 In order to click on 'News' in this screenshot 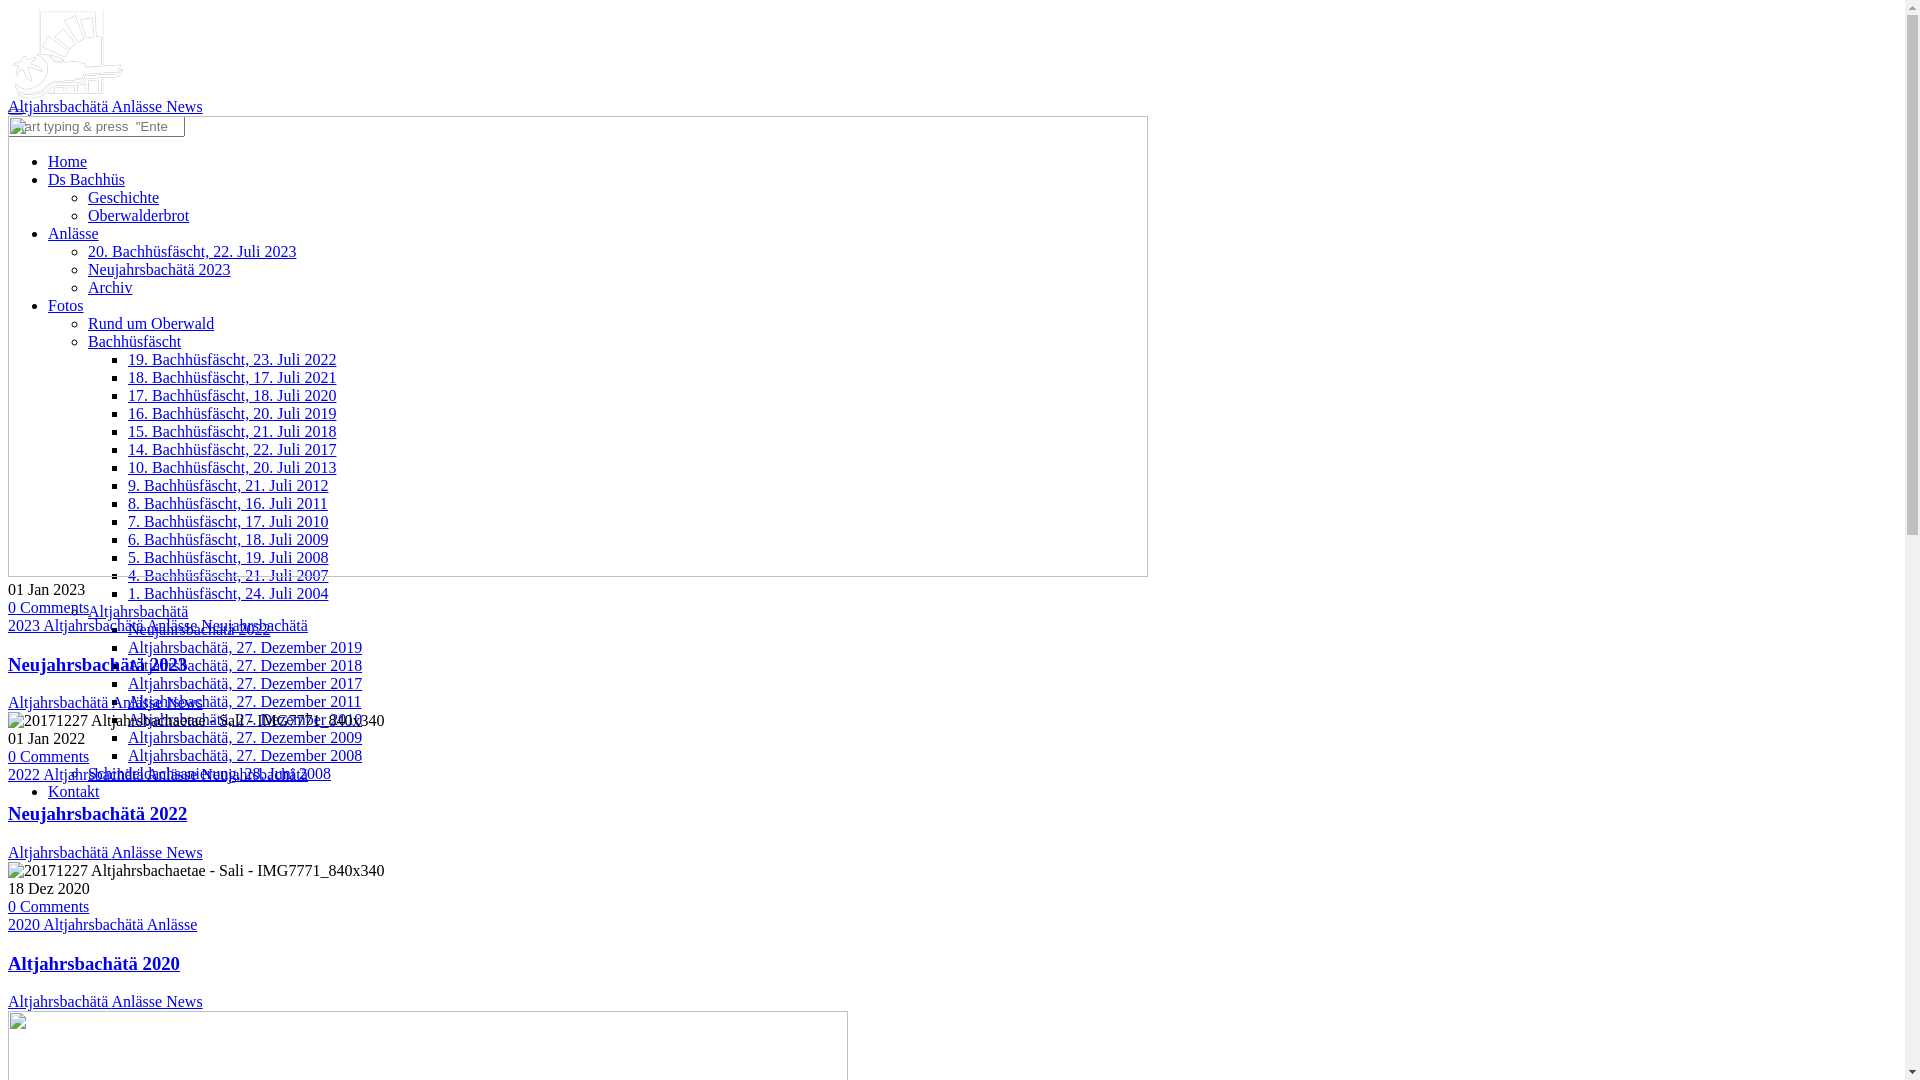, I will do `click(183, 106)`.